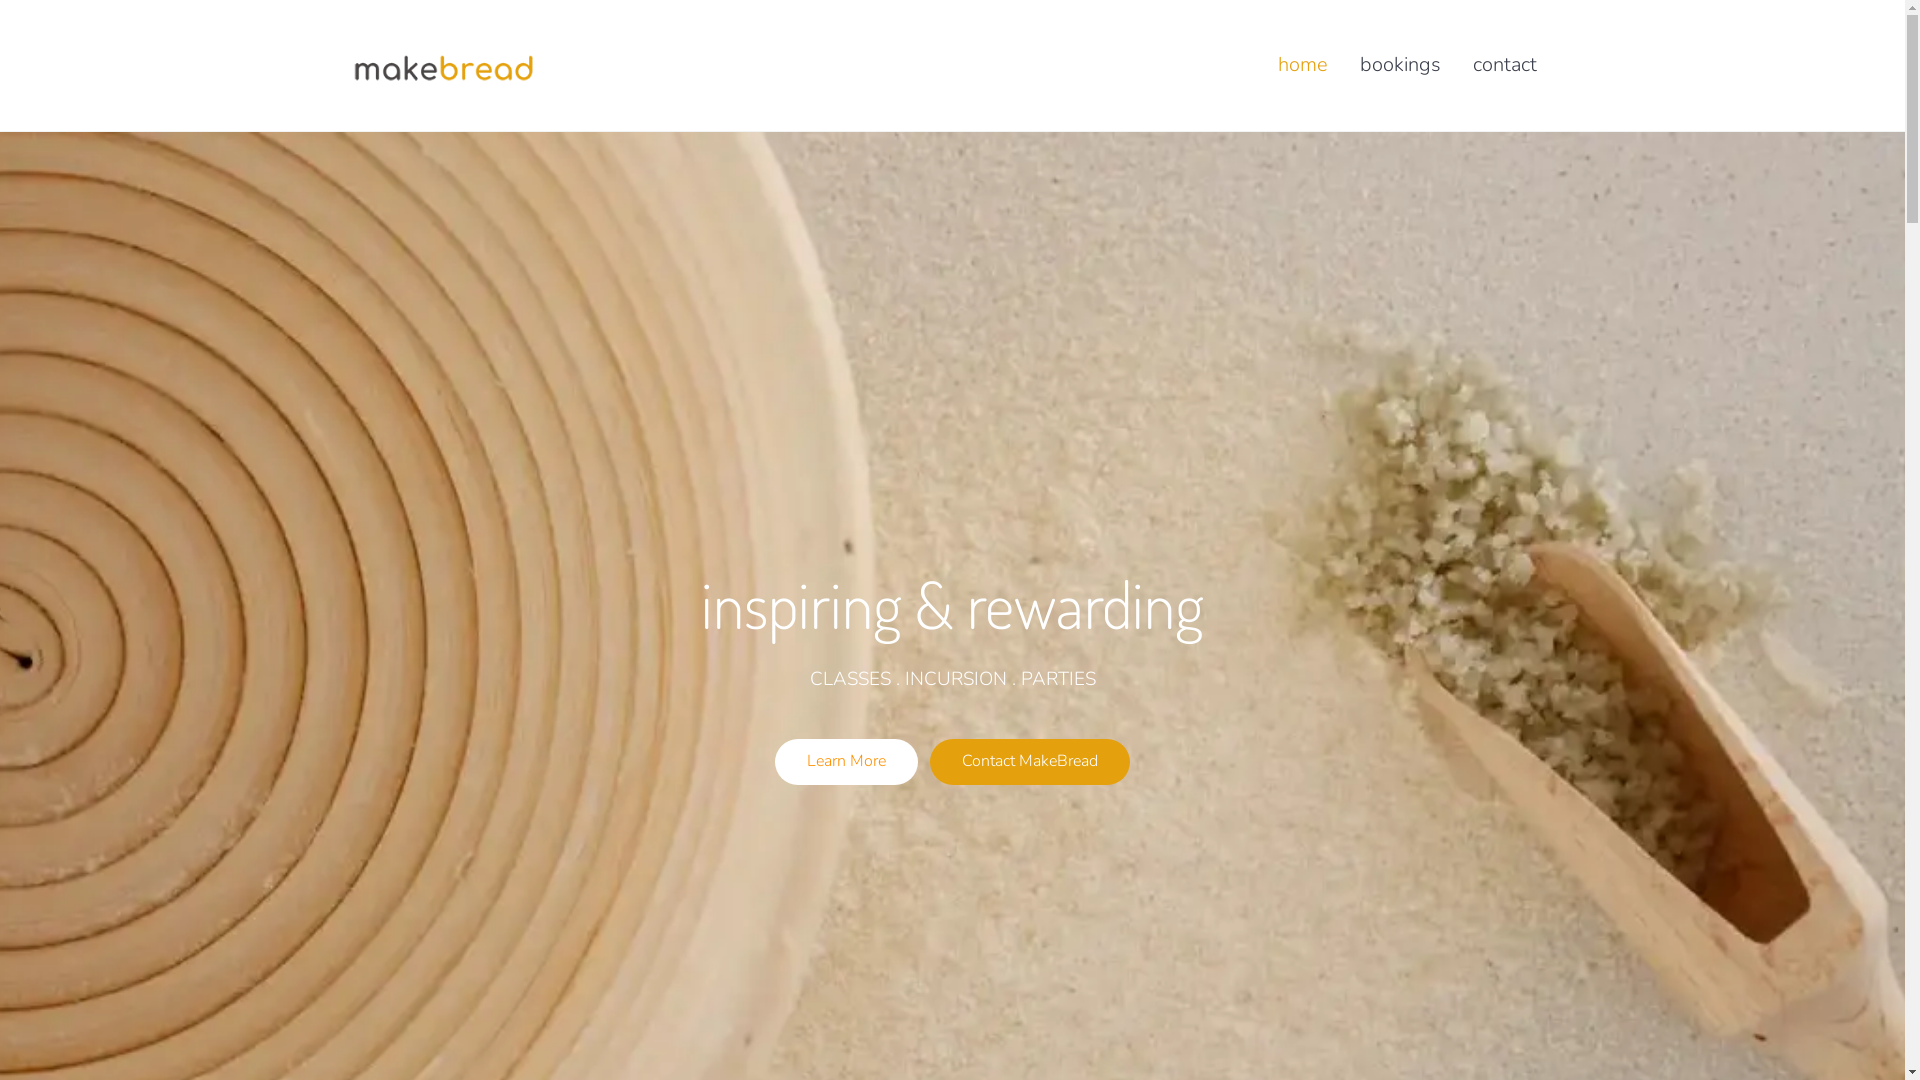  I want to click on 'bookings', so click(1399, 64).